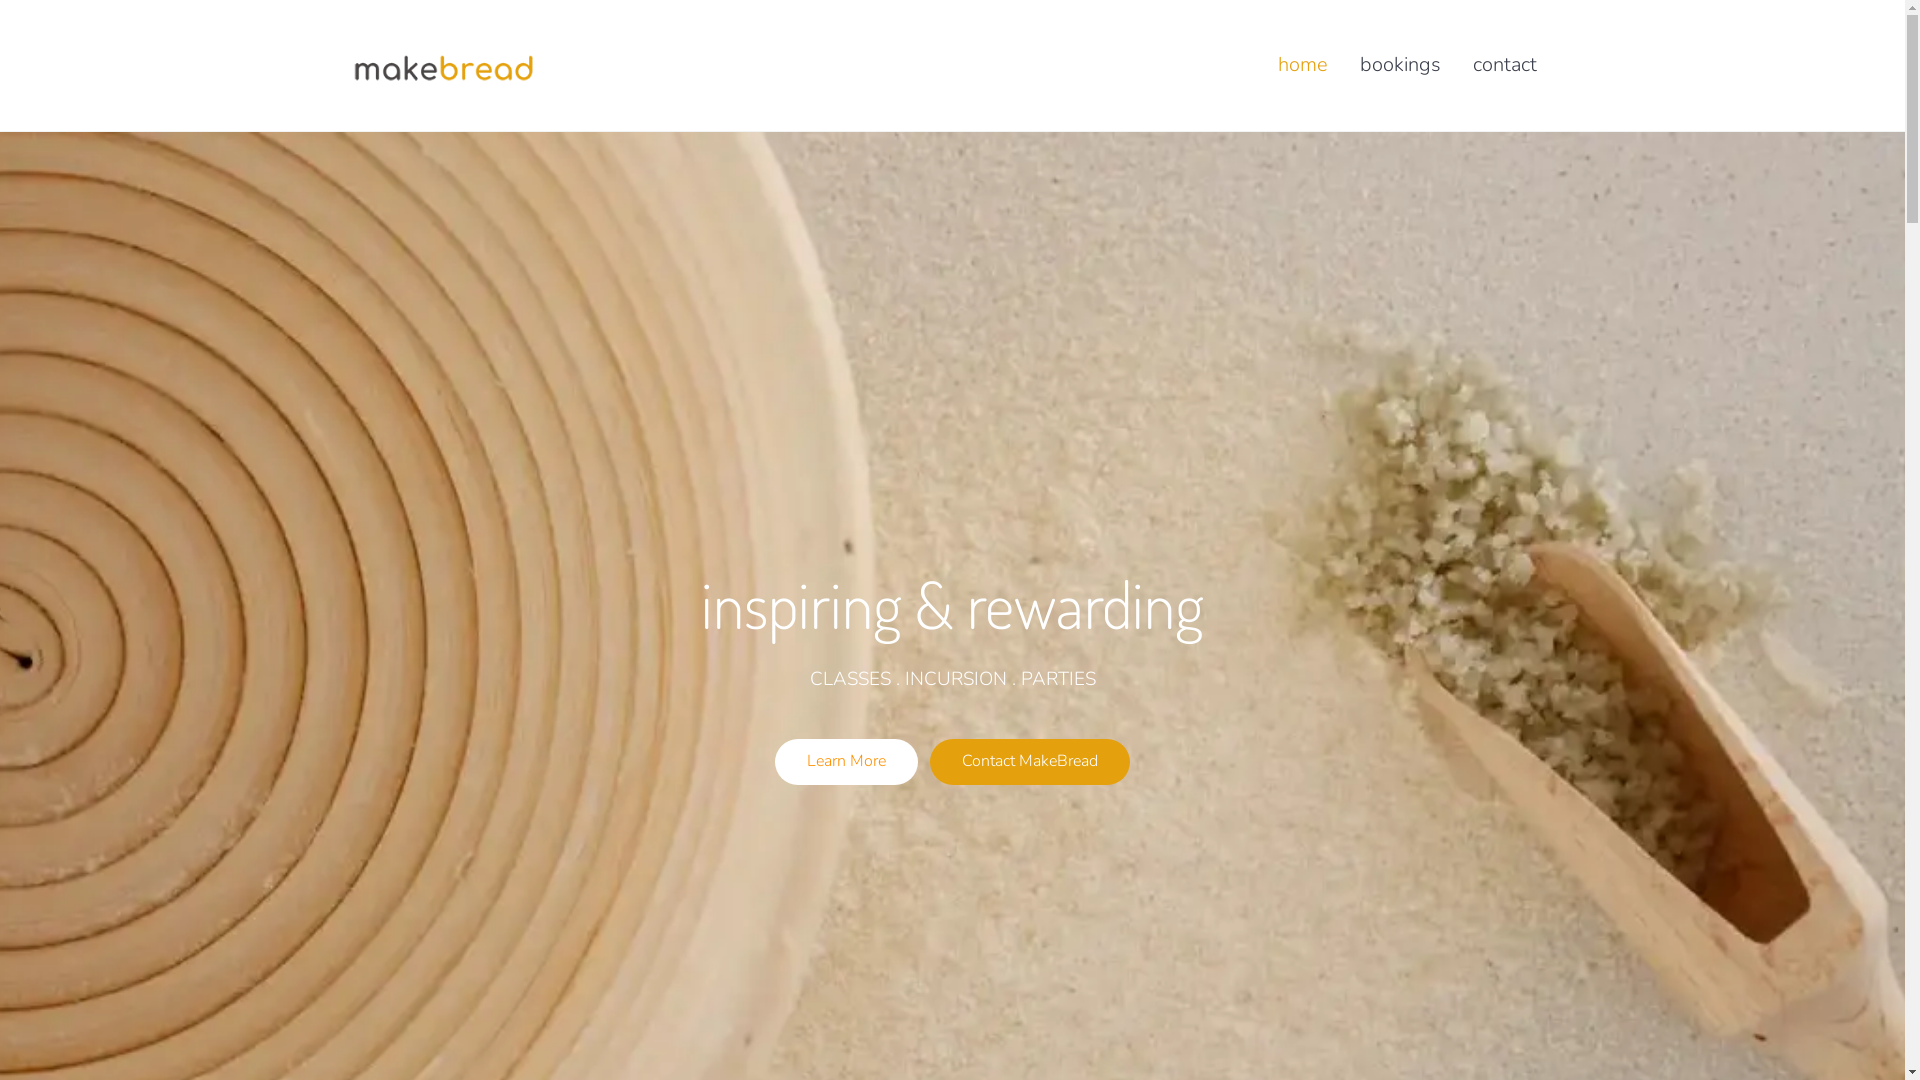  I want to click on 'bookings', so click(1399, 64).